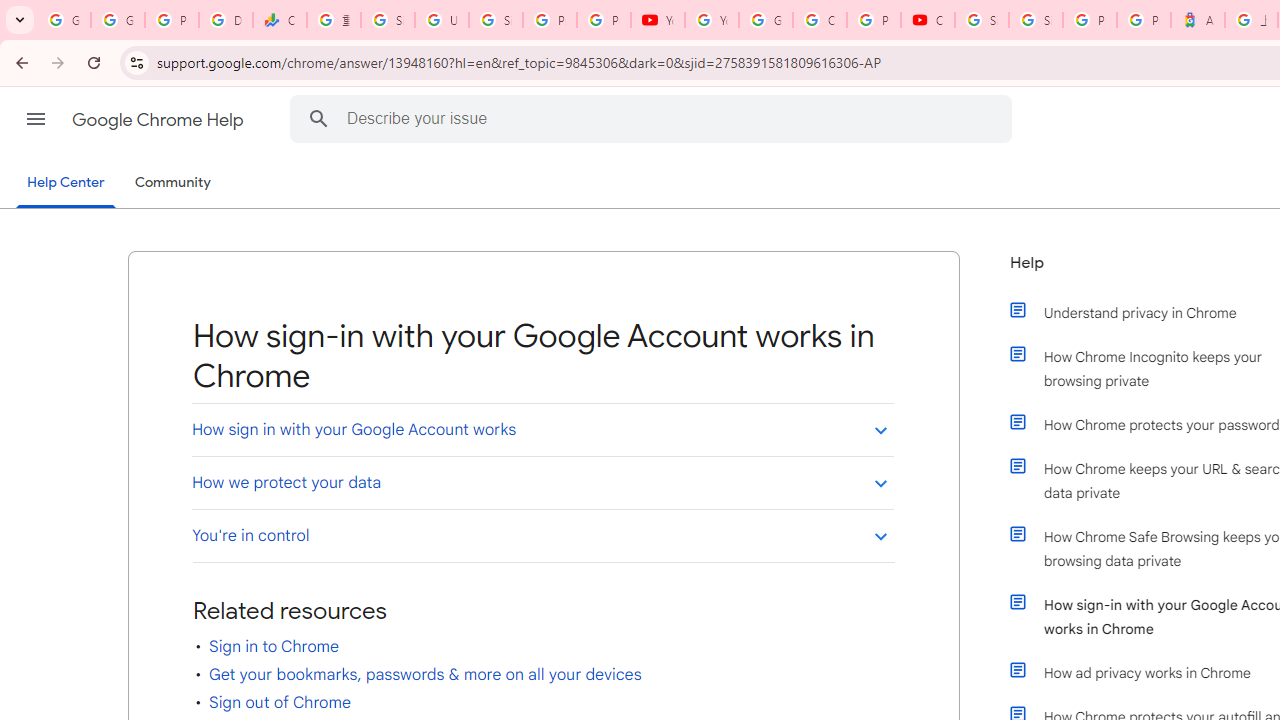 This screenshot has width=1280, height=720. I want to click on 'Community', so click(172, 183).